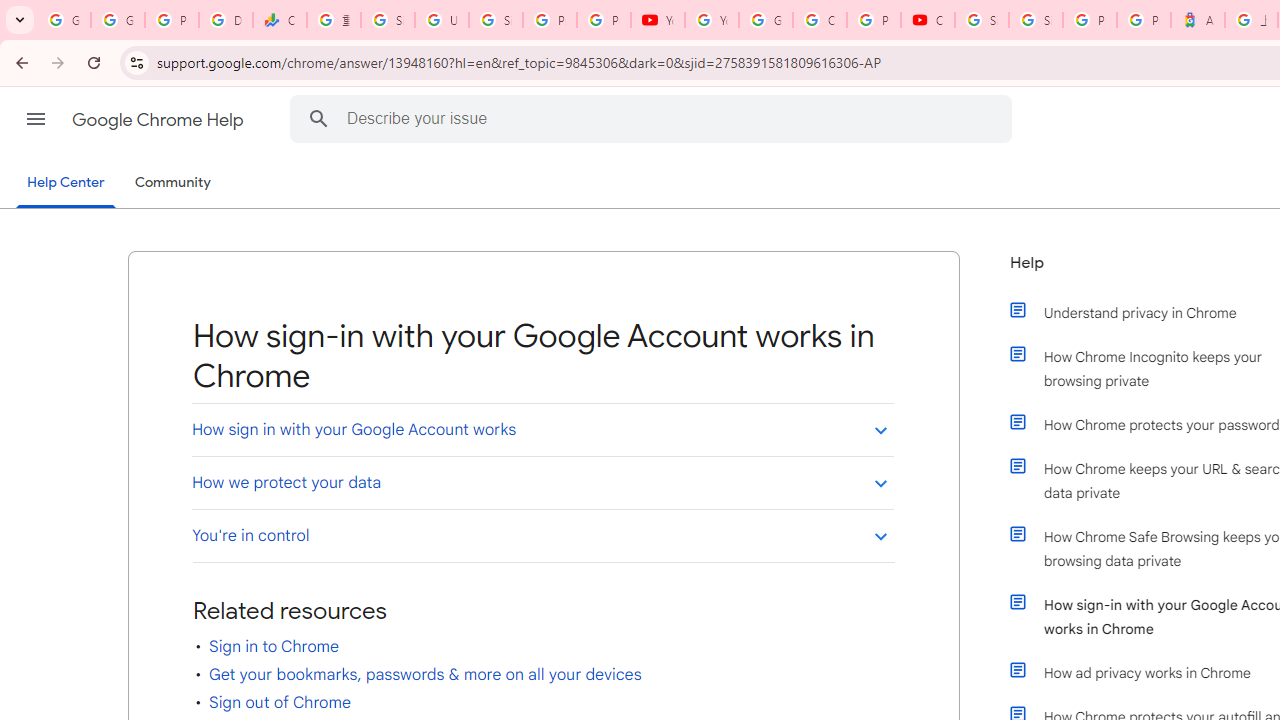 This screenshot has width=1280, height=720. I want to click on 'Community', so click(172, 183).